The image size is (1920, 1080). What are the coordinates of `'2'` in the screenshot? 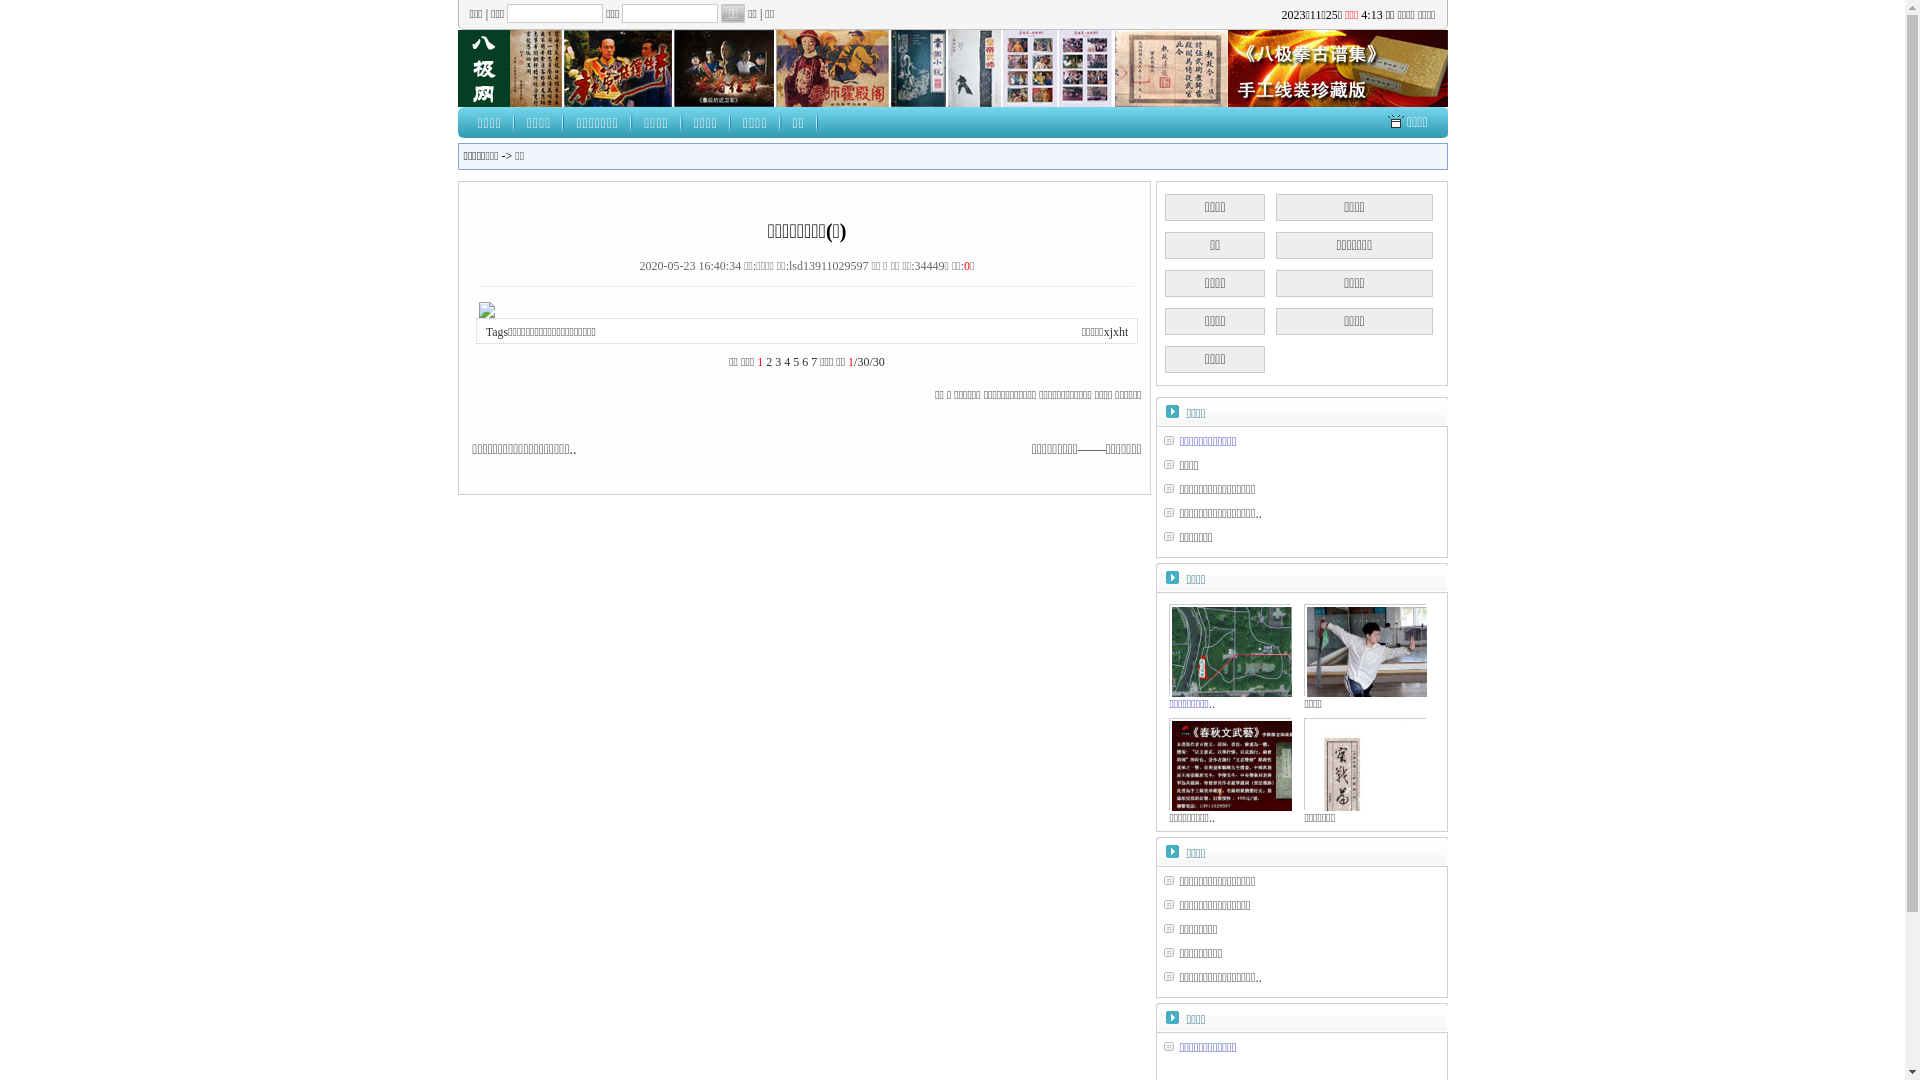 It's located at (767, 362).